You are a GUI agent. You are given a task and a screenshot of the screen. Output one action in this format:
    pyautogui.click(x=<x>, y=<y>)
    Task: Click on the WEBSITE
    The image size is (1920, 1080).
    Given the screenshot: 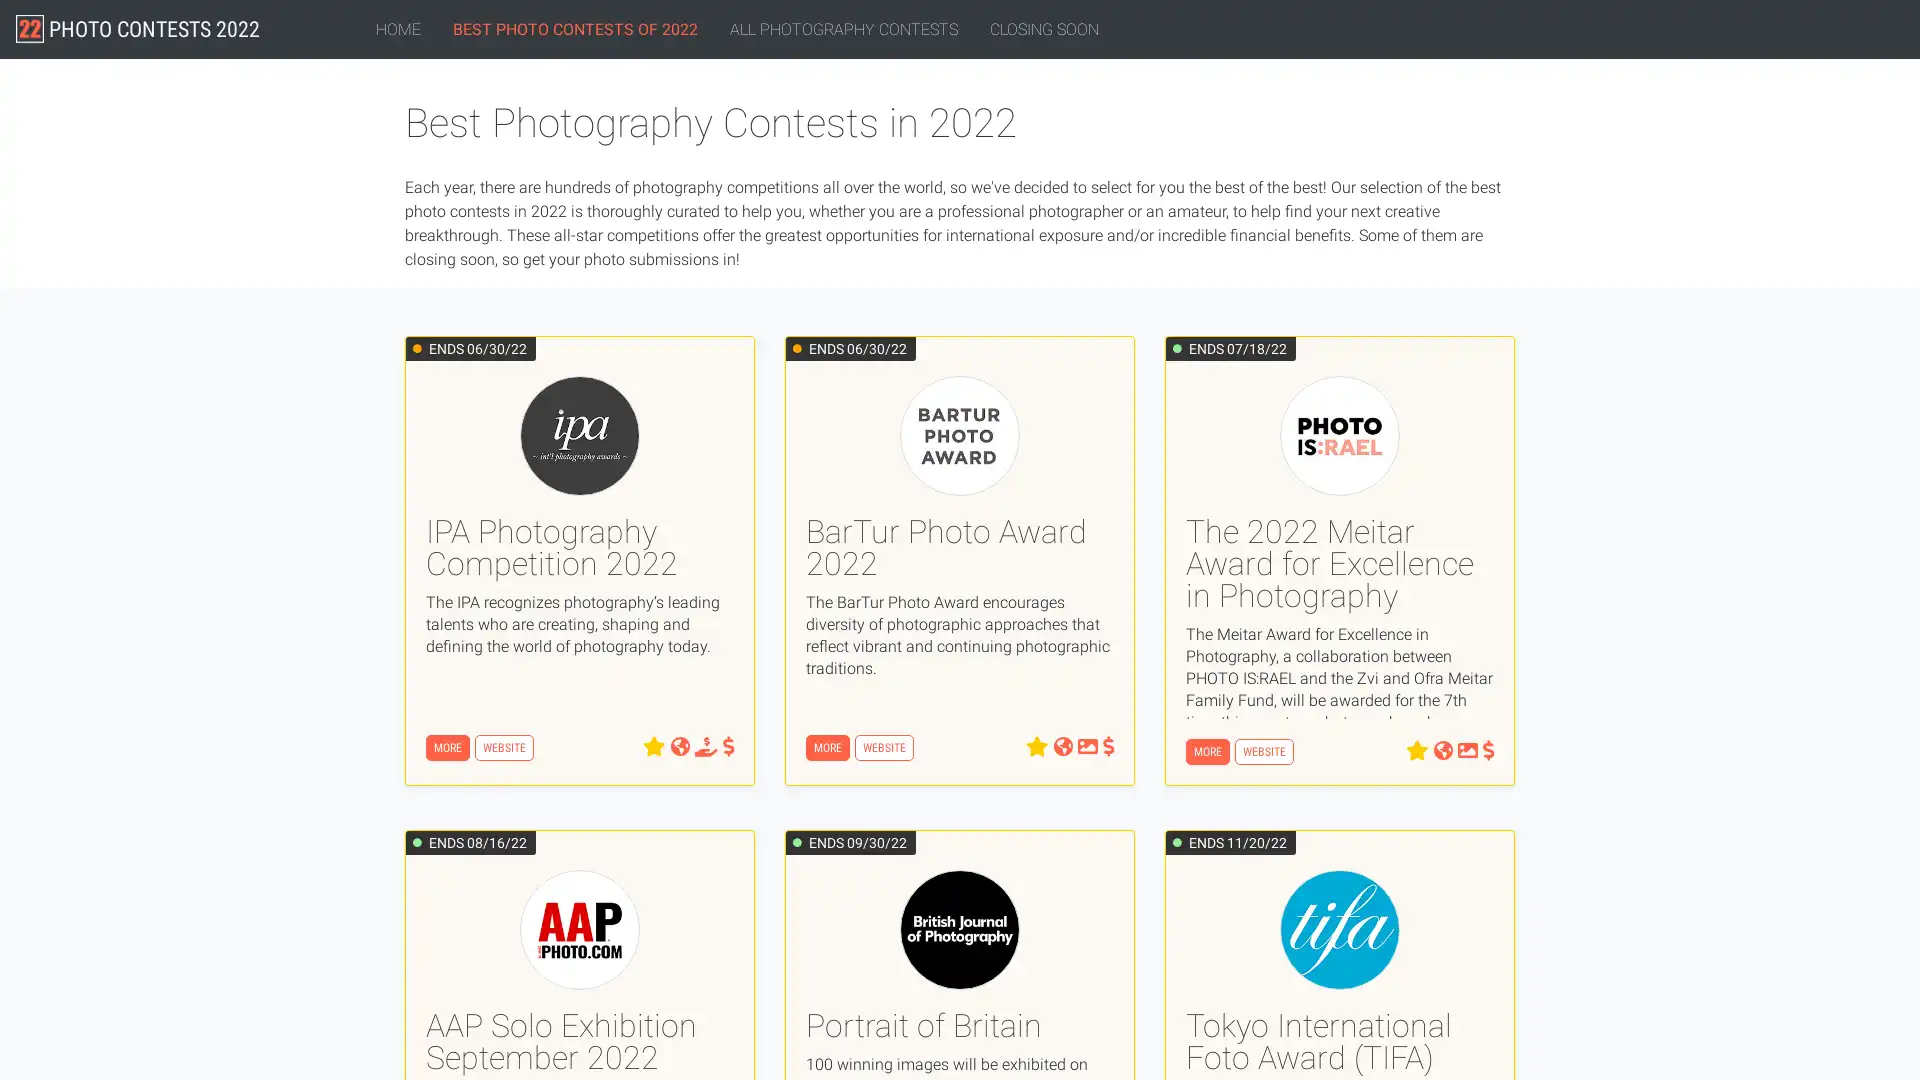 What is the action you would take?
    pyautogui.click(x=883, y=748)
    